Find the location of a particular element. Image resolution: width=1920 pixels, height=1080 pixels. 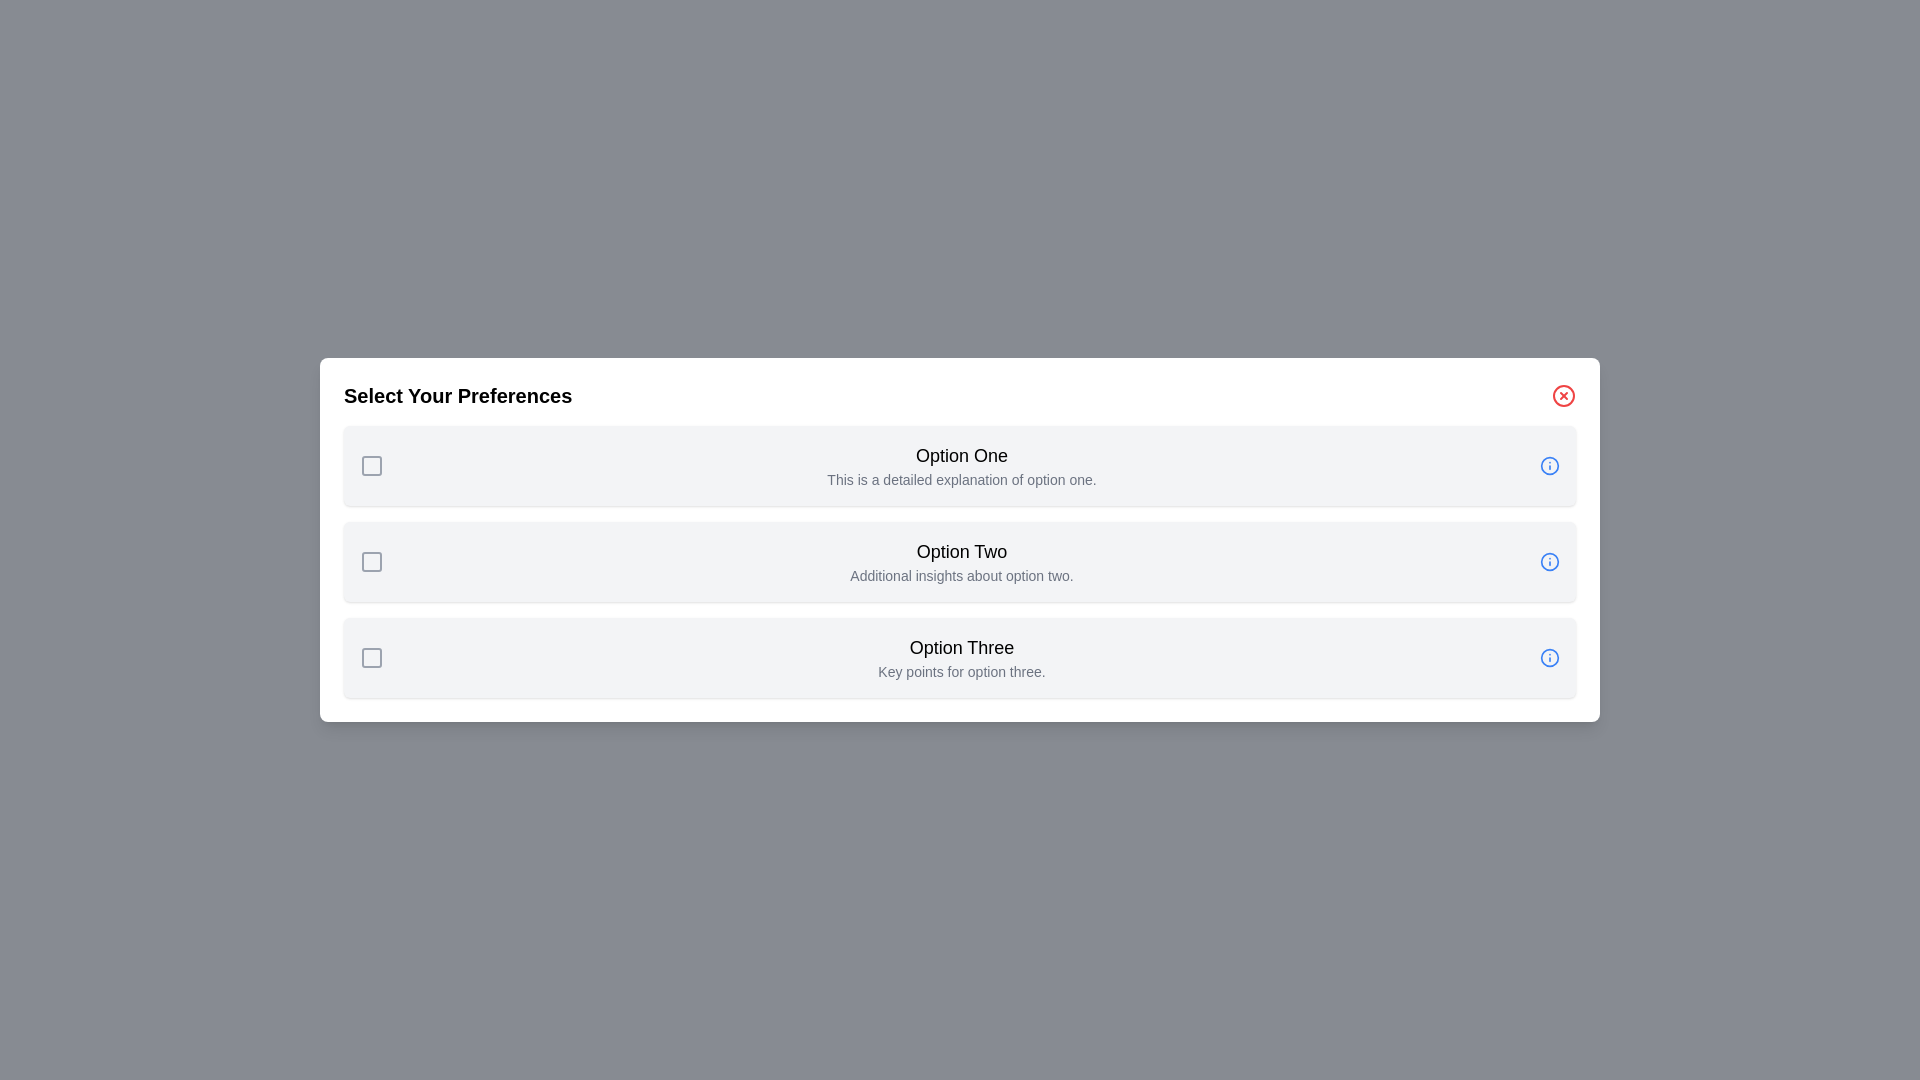

the information icon located at the far right end of the 'Option One' section is located at coordinates (1549, 466).